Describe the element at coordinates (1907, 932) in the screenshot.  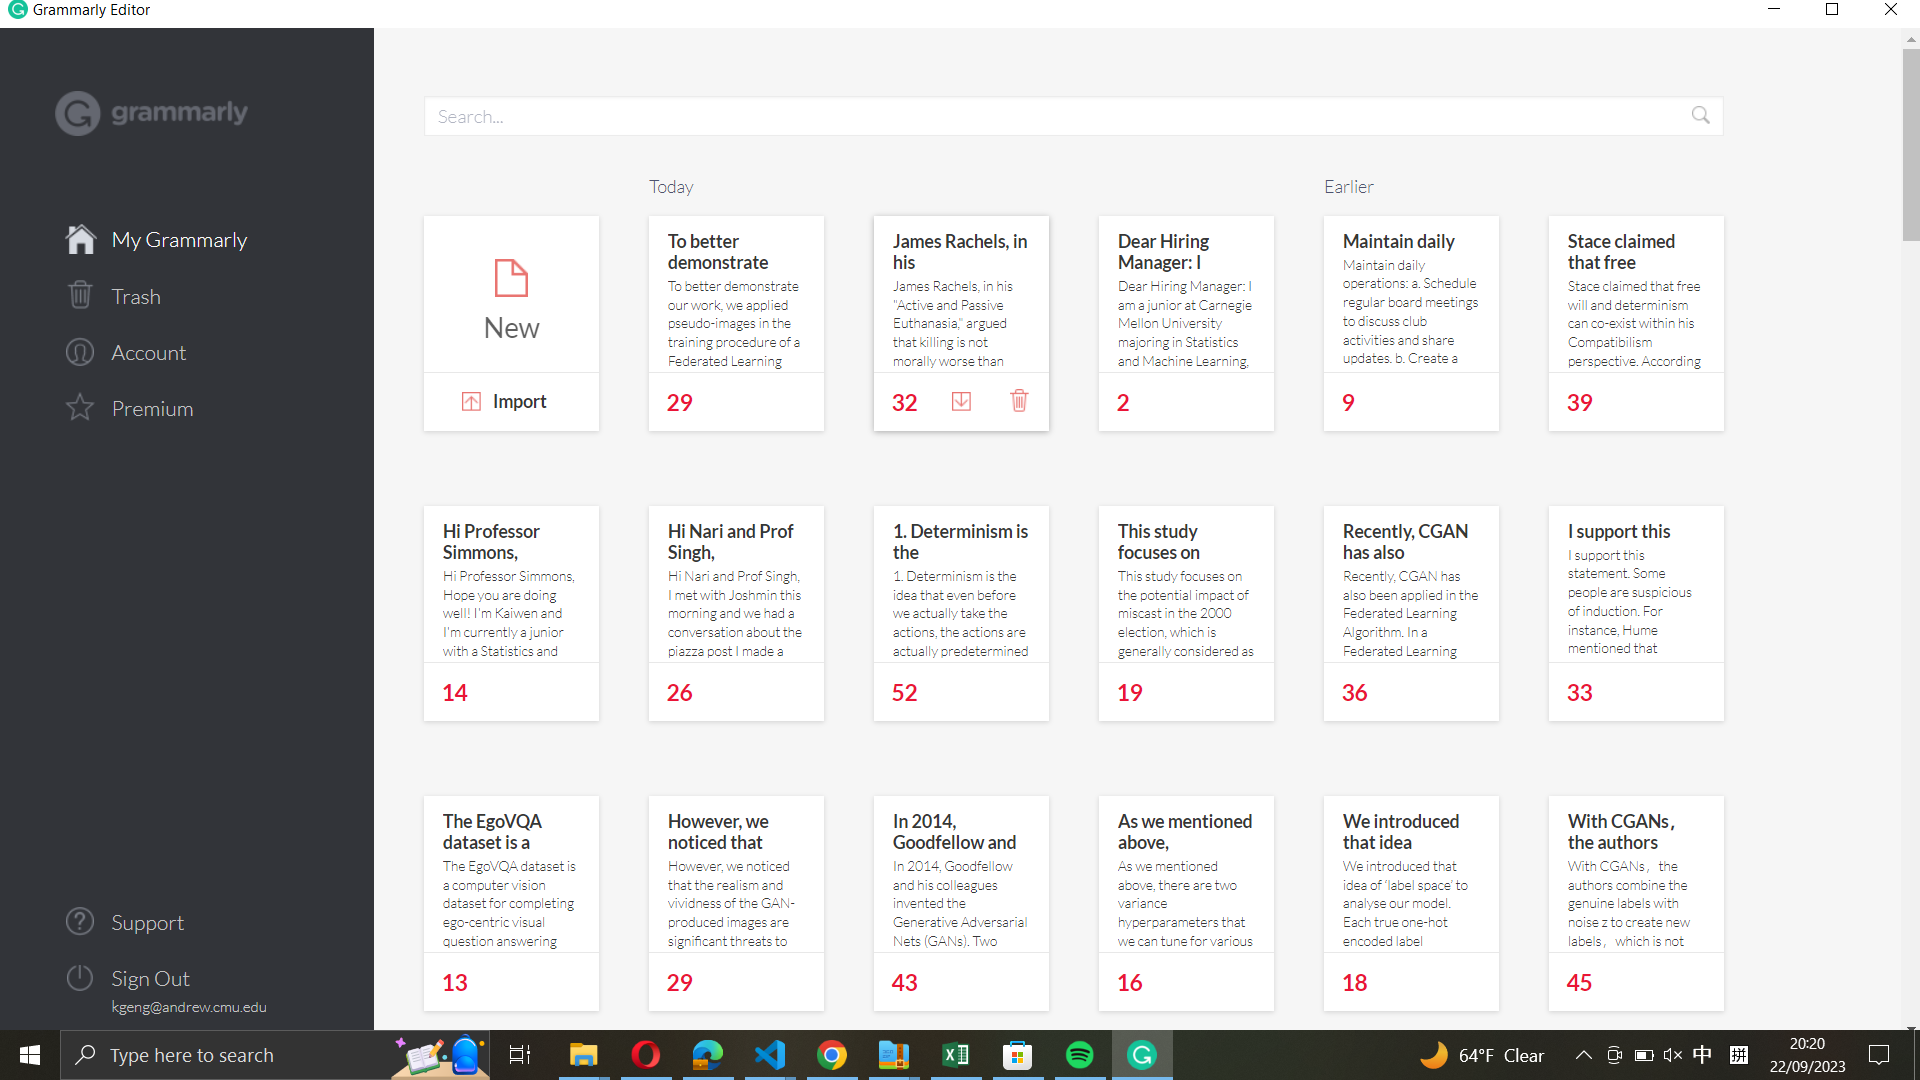
I see `Move to the bottom of the webpage` at that location.